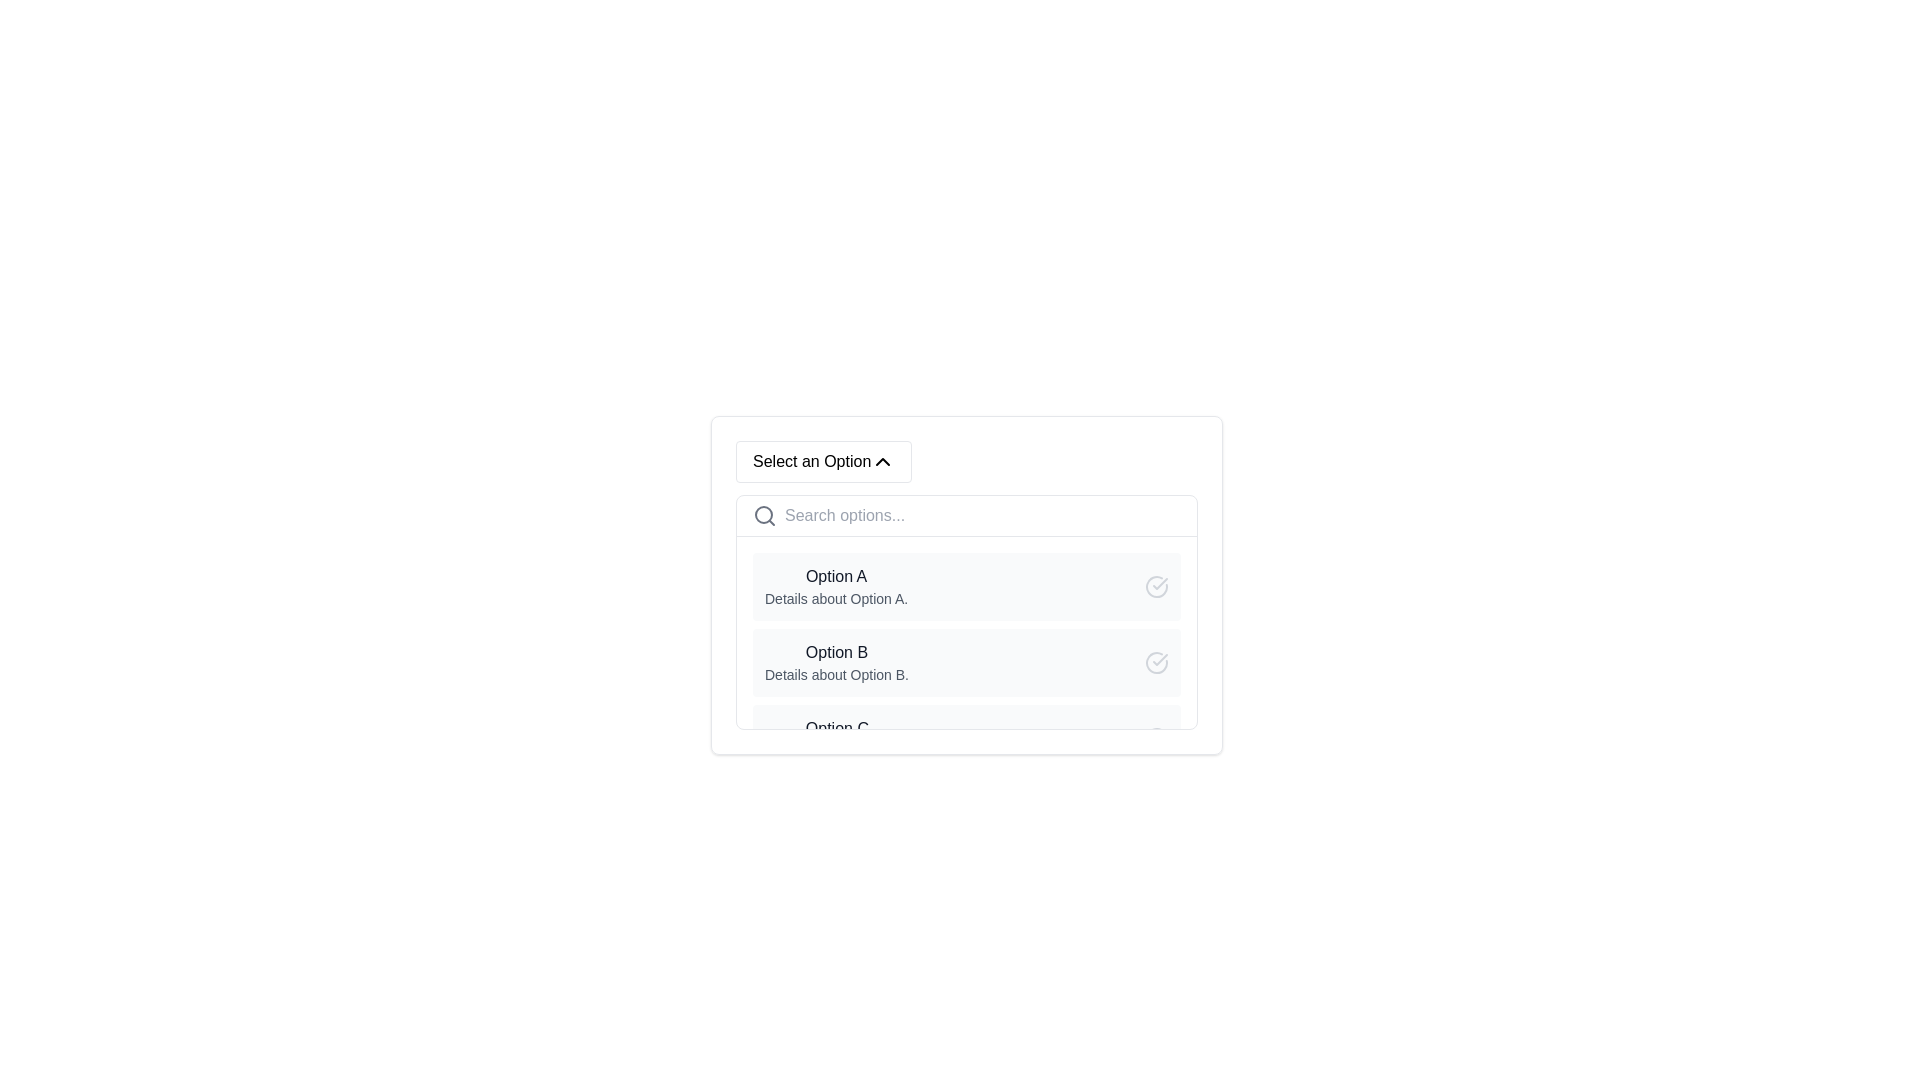  What do you see at coordinates (836, 597) in the screenshot?
I see `the descriptive text label that provides additional information about the 'Option A' selection in the dropdown menu, located below the 'Option A' label` at bounding box center [836, 597].